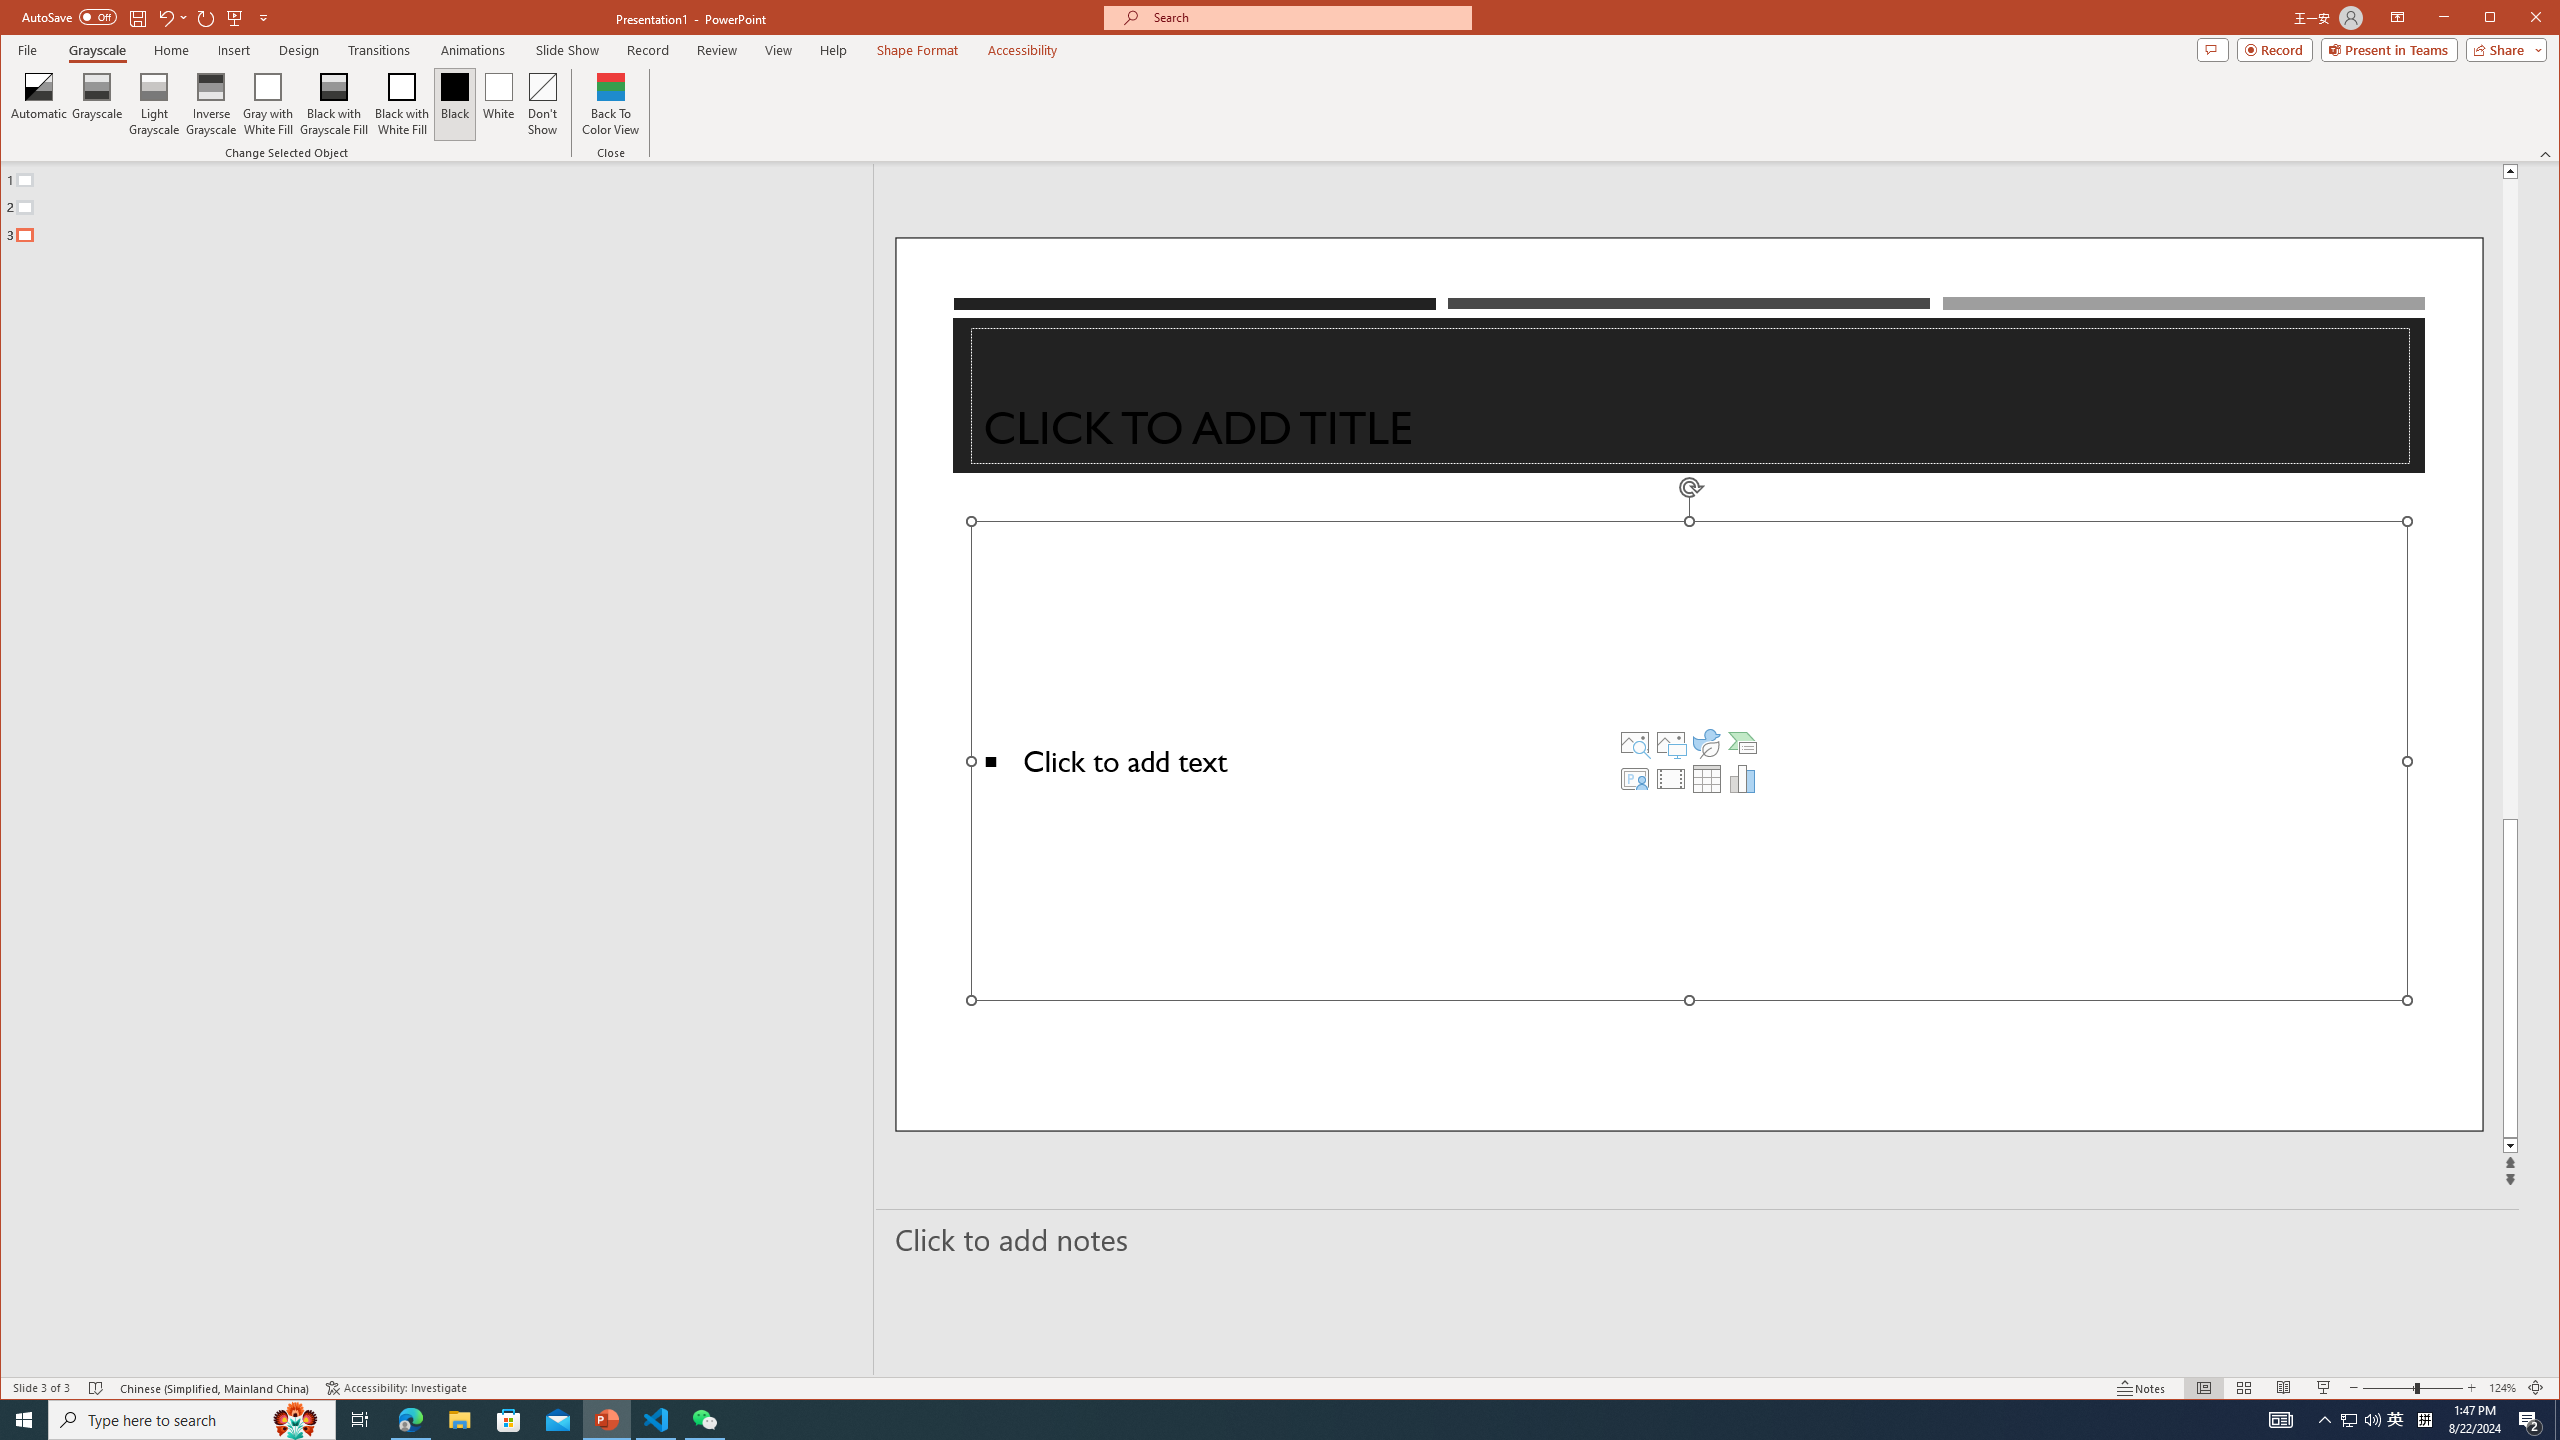 This screenshot has width=2560, height=1440. I want to click on 'Maximize', so click(2519, 19).